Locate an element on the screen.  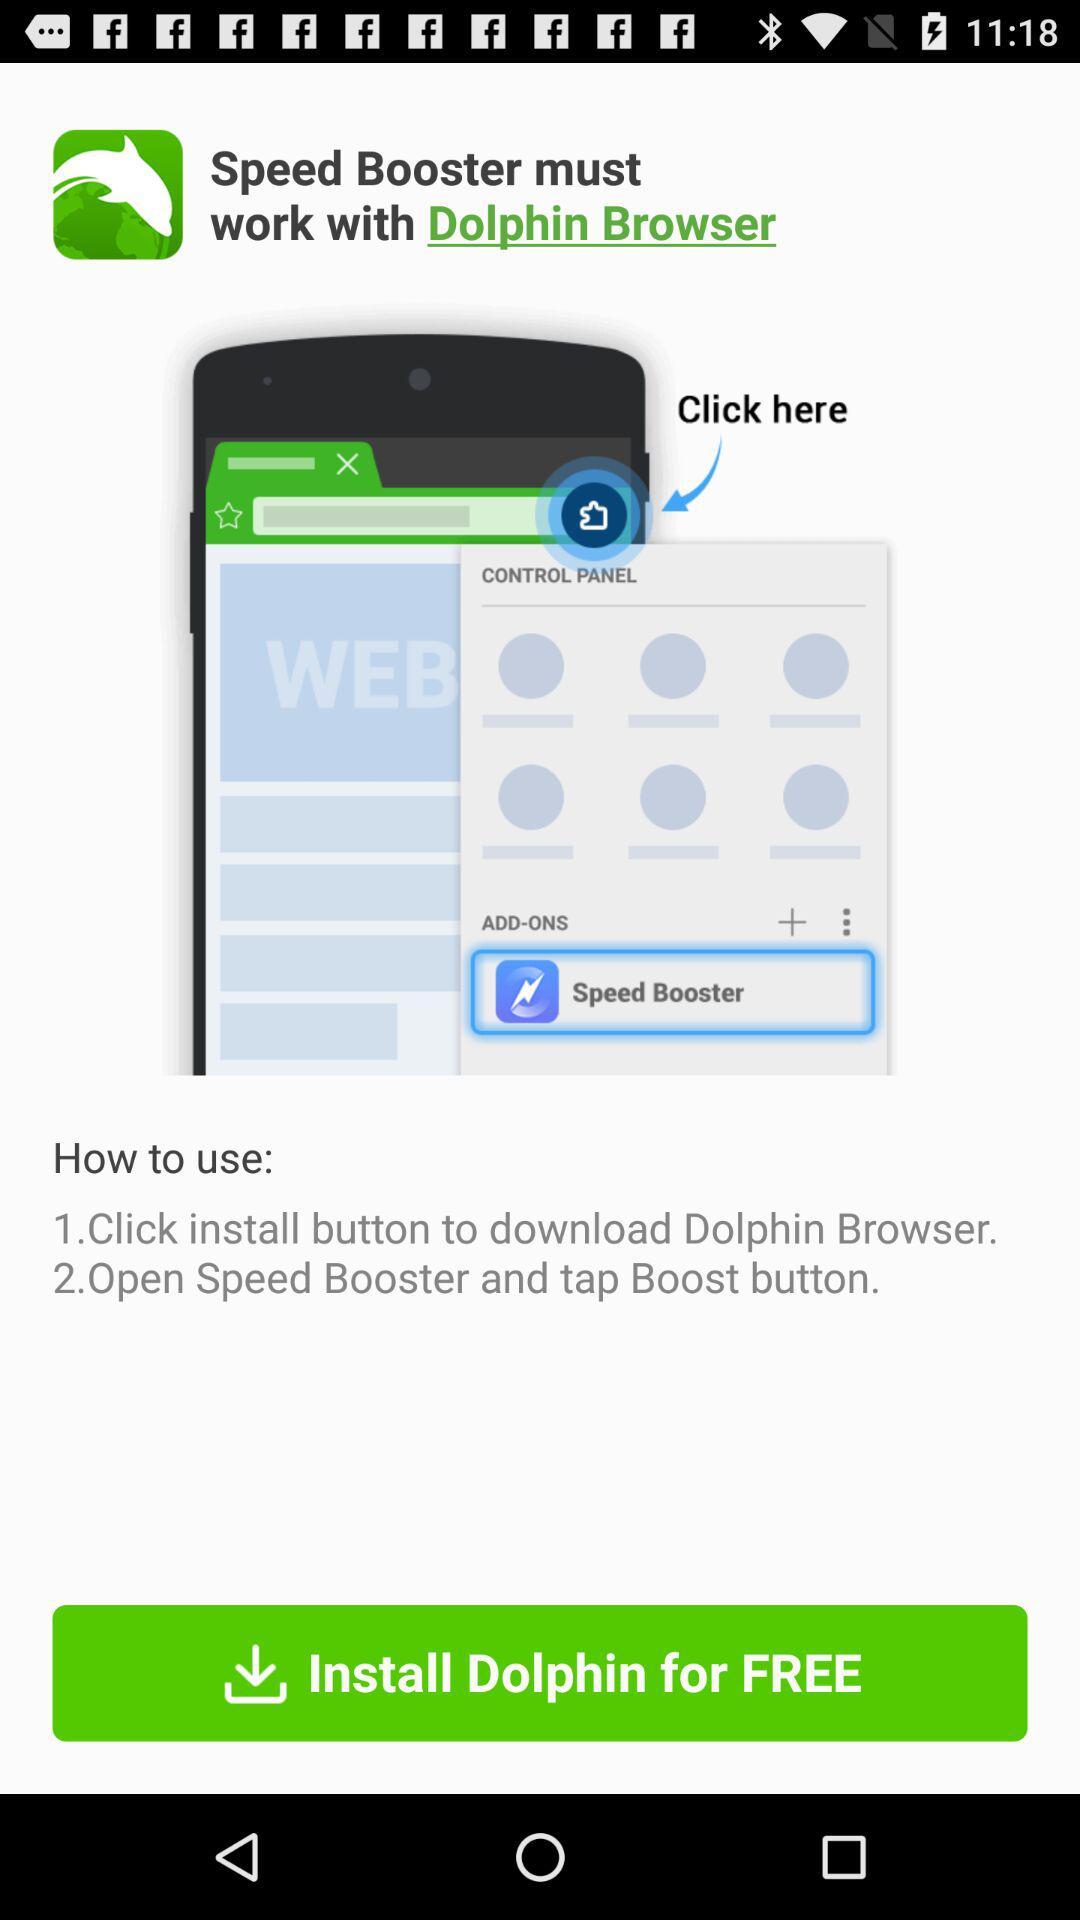
the icon at the top left corner is located at coordinates (118, 194).